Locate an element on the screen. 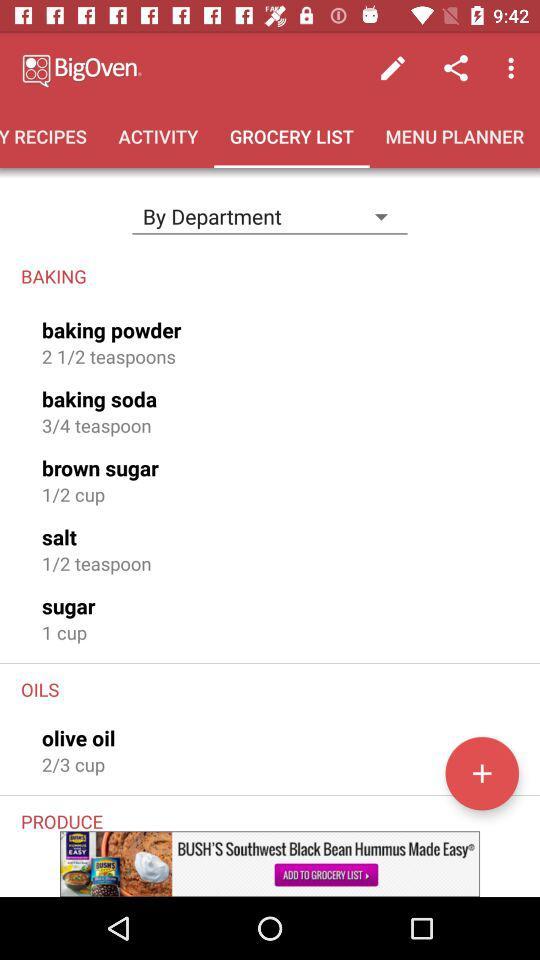 The width and height of the screenshot is (540, 960). click button is located at coordinates (481, 772).